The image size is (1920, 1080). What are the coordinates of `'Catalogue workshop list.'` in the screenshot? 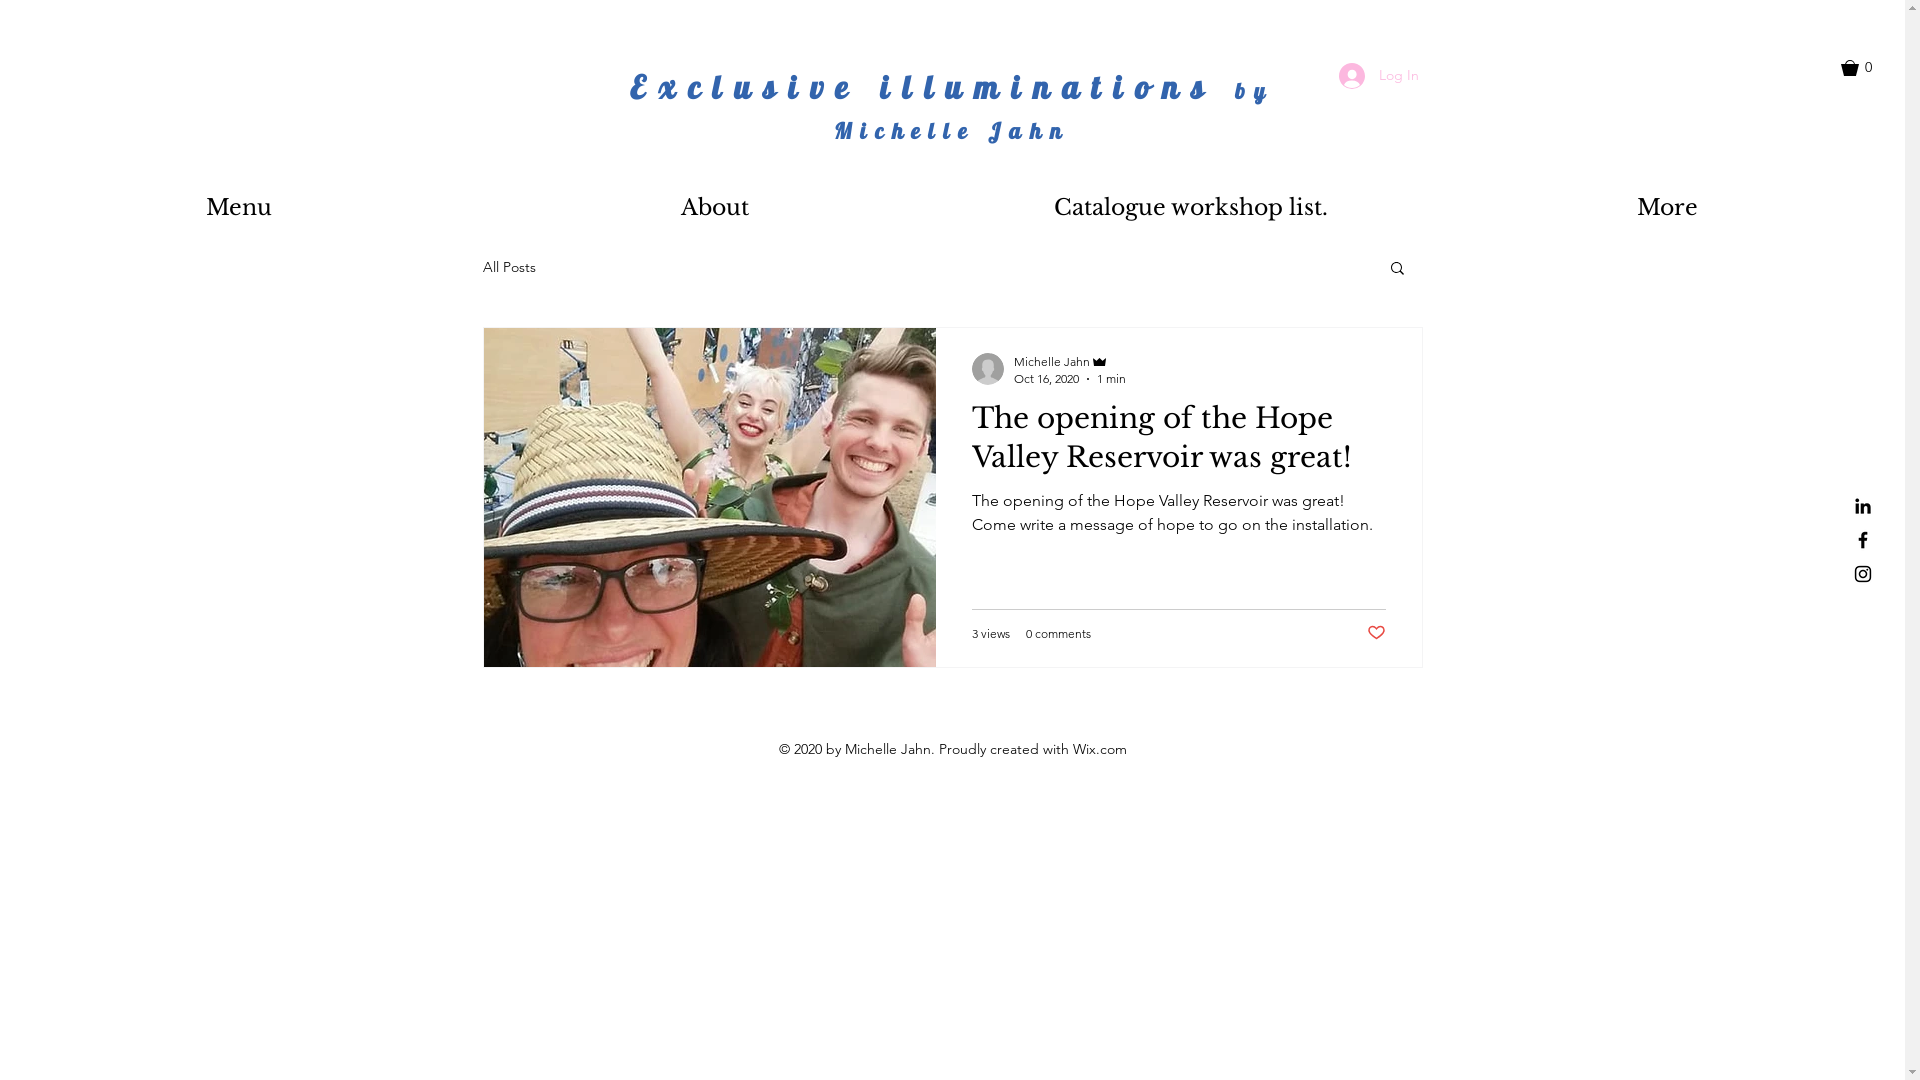 It's located at (1190, 207).